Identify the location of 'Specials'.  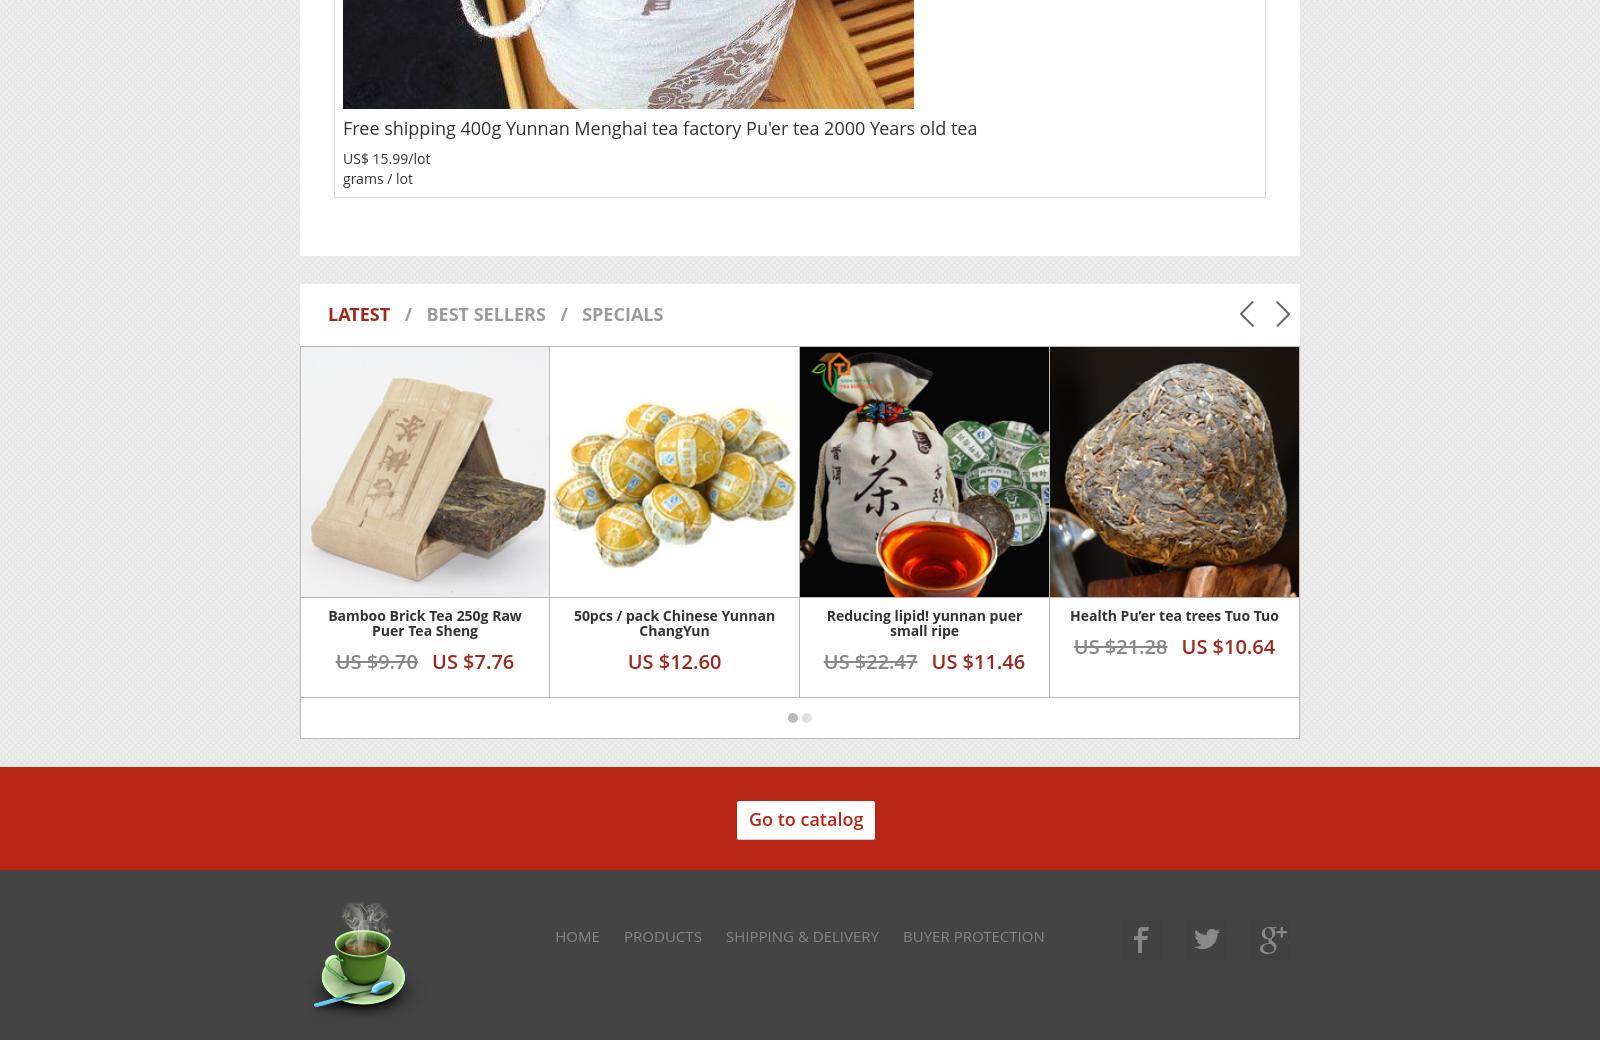
(581, 312).